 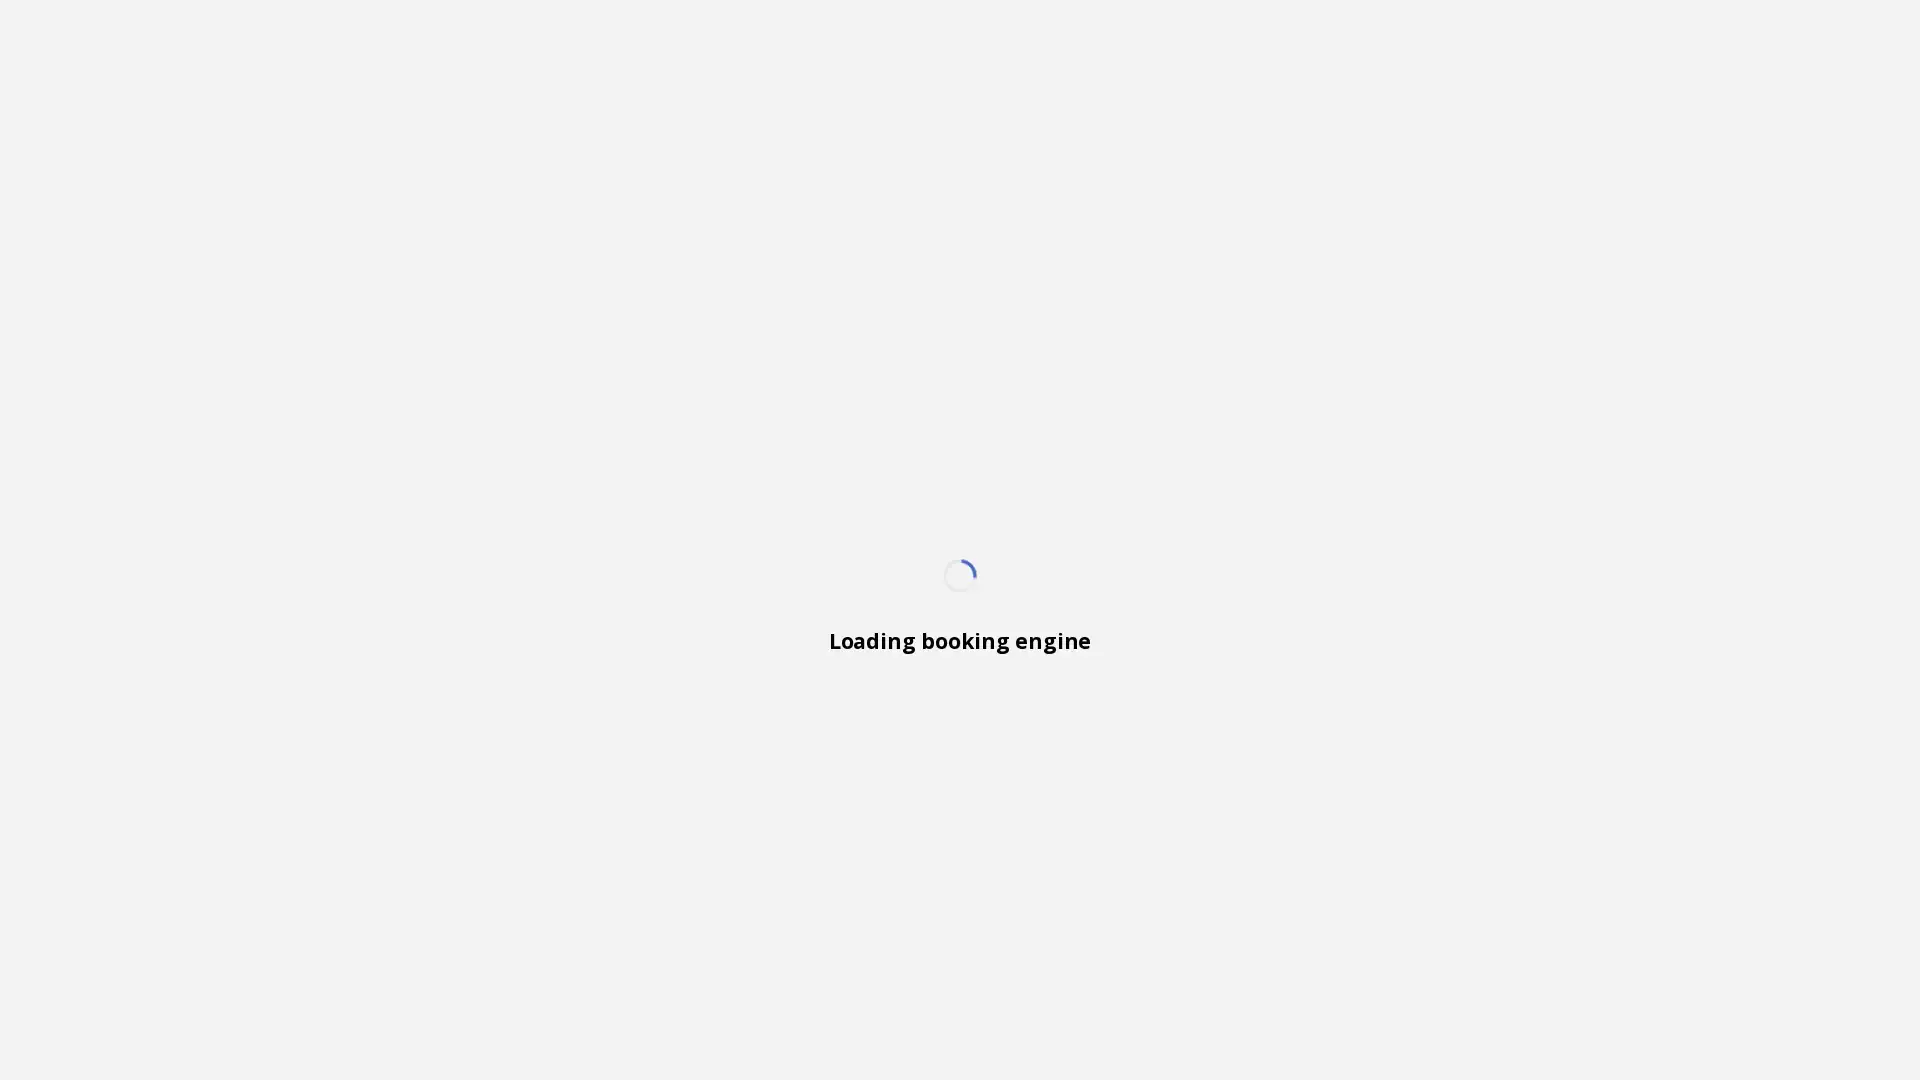 I want to click on Accept all, so click(x=1627, y=1017).